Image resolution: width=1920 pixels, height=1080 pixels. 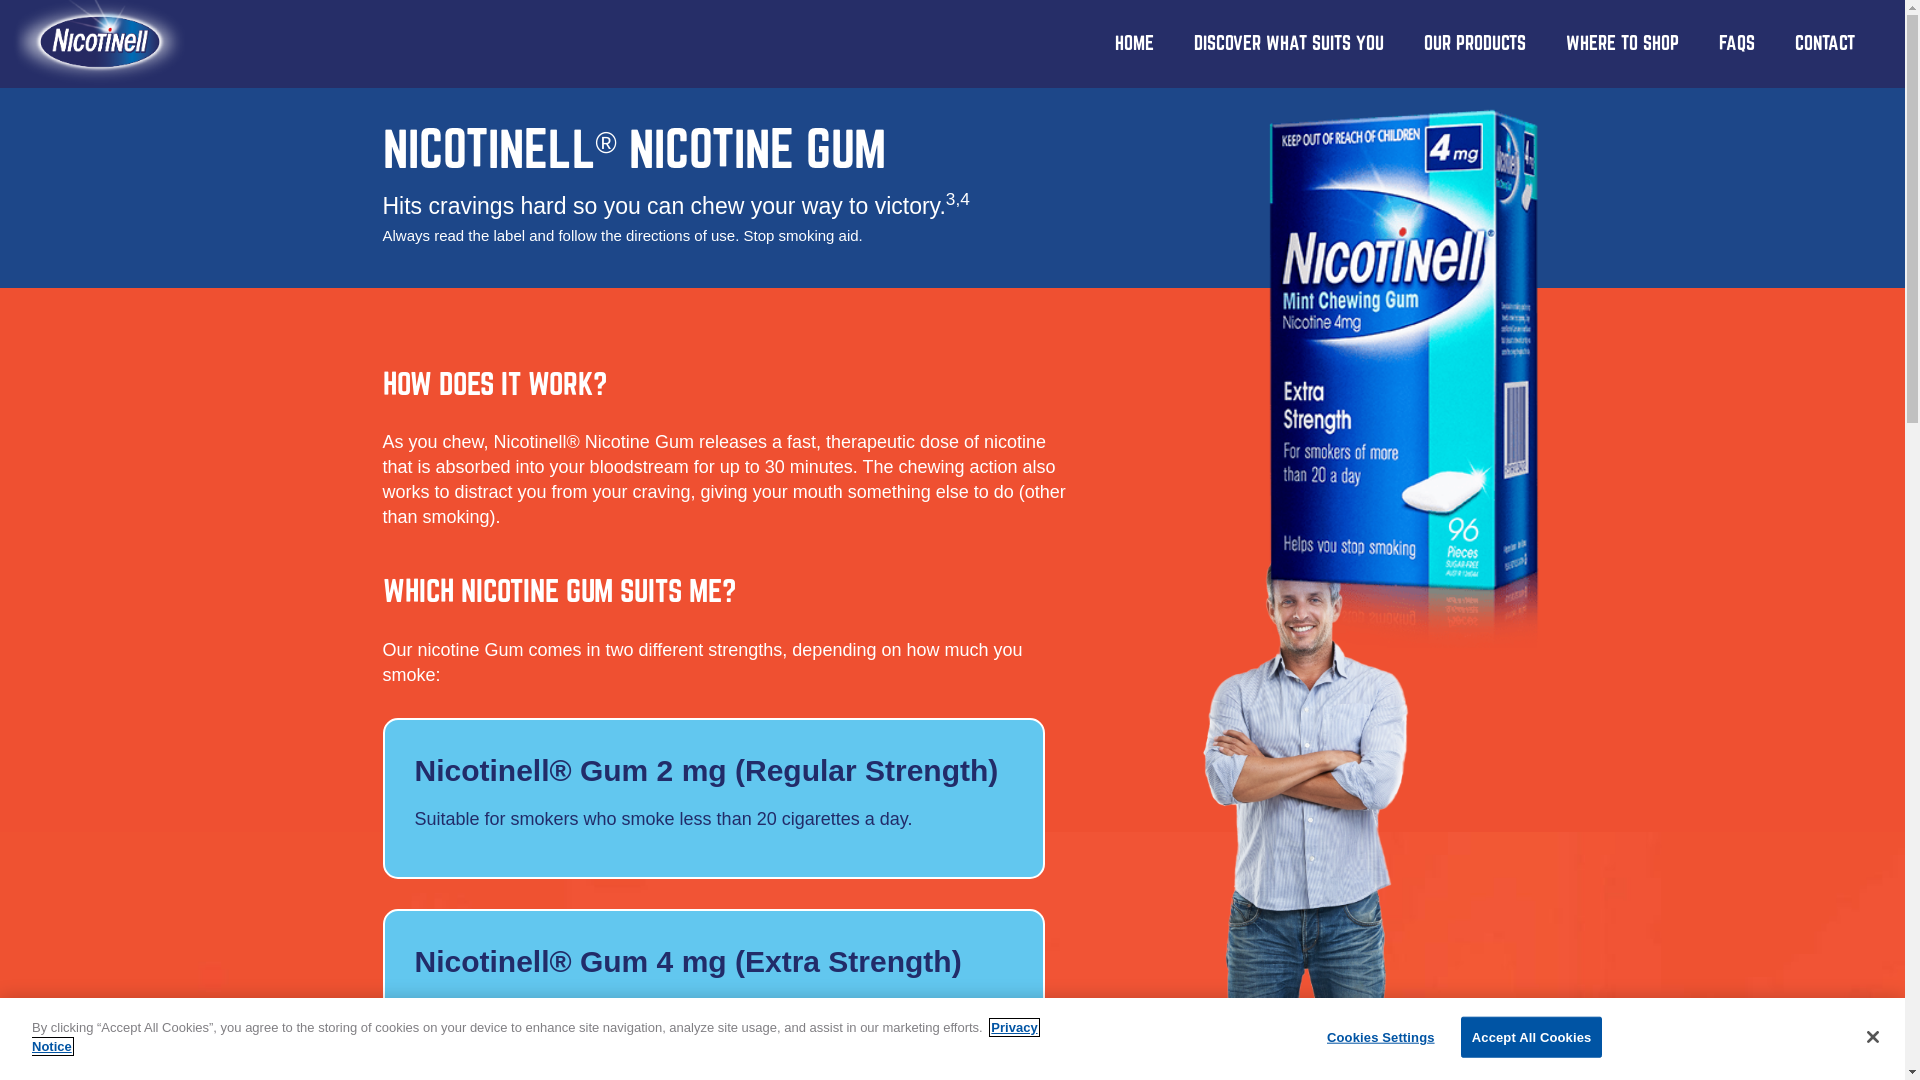 What do you see at coordinates (1530, 1036) in the screenshot?
I see `'Accept All Cookies'` at bounding box center [1530, 1036].